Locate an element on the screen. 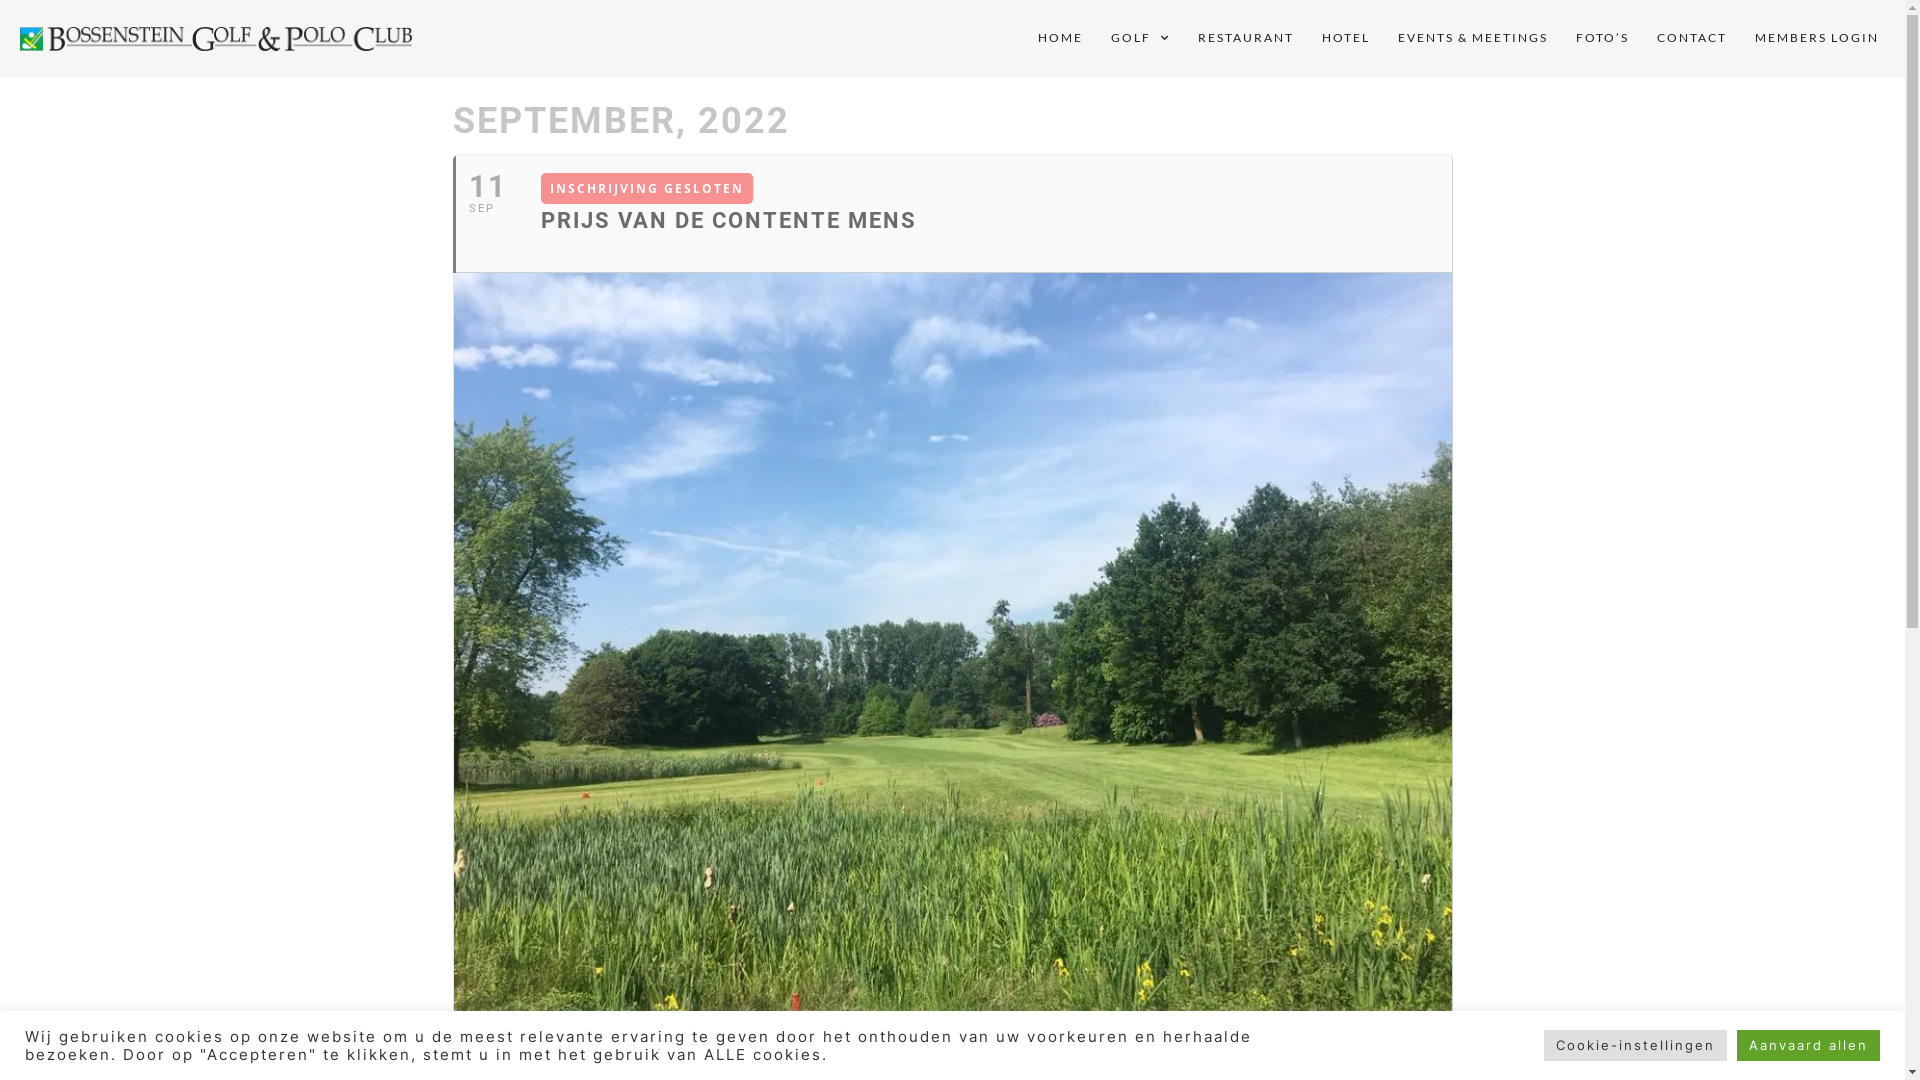  'HOME' is located at coordinates (1059, 38).